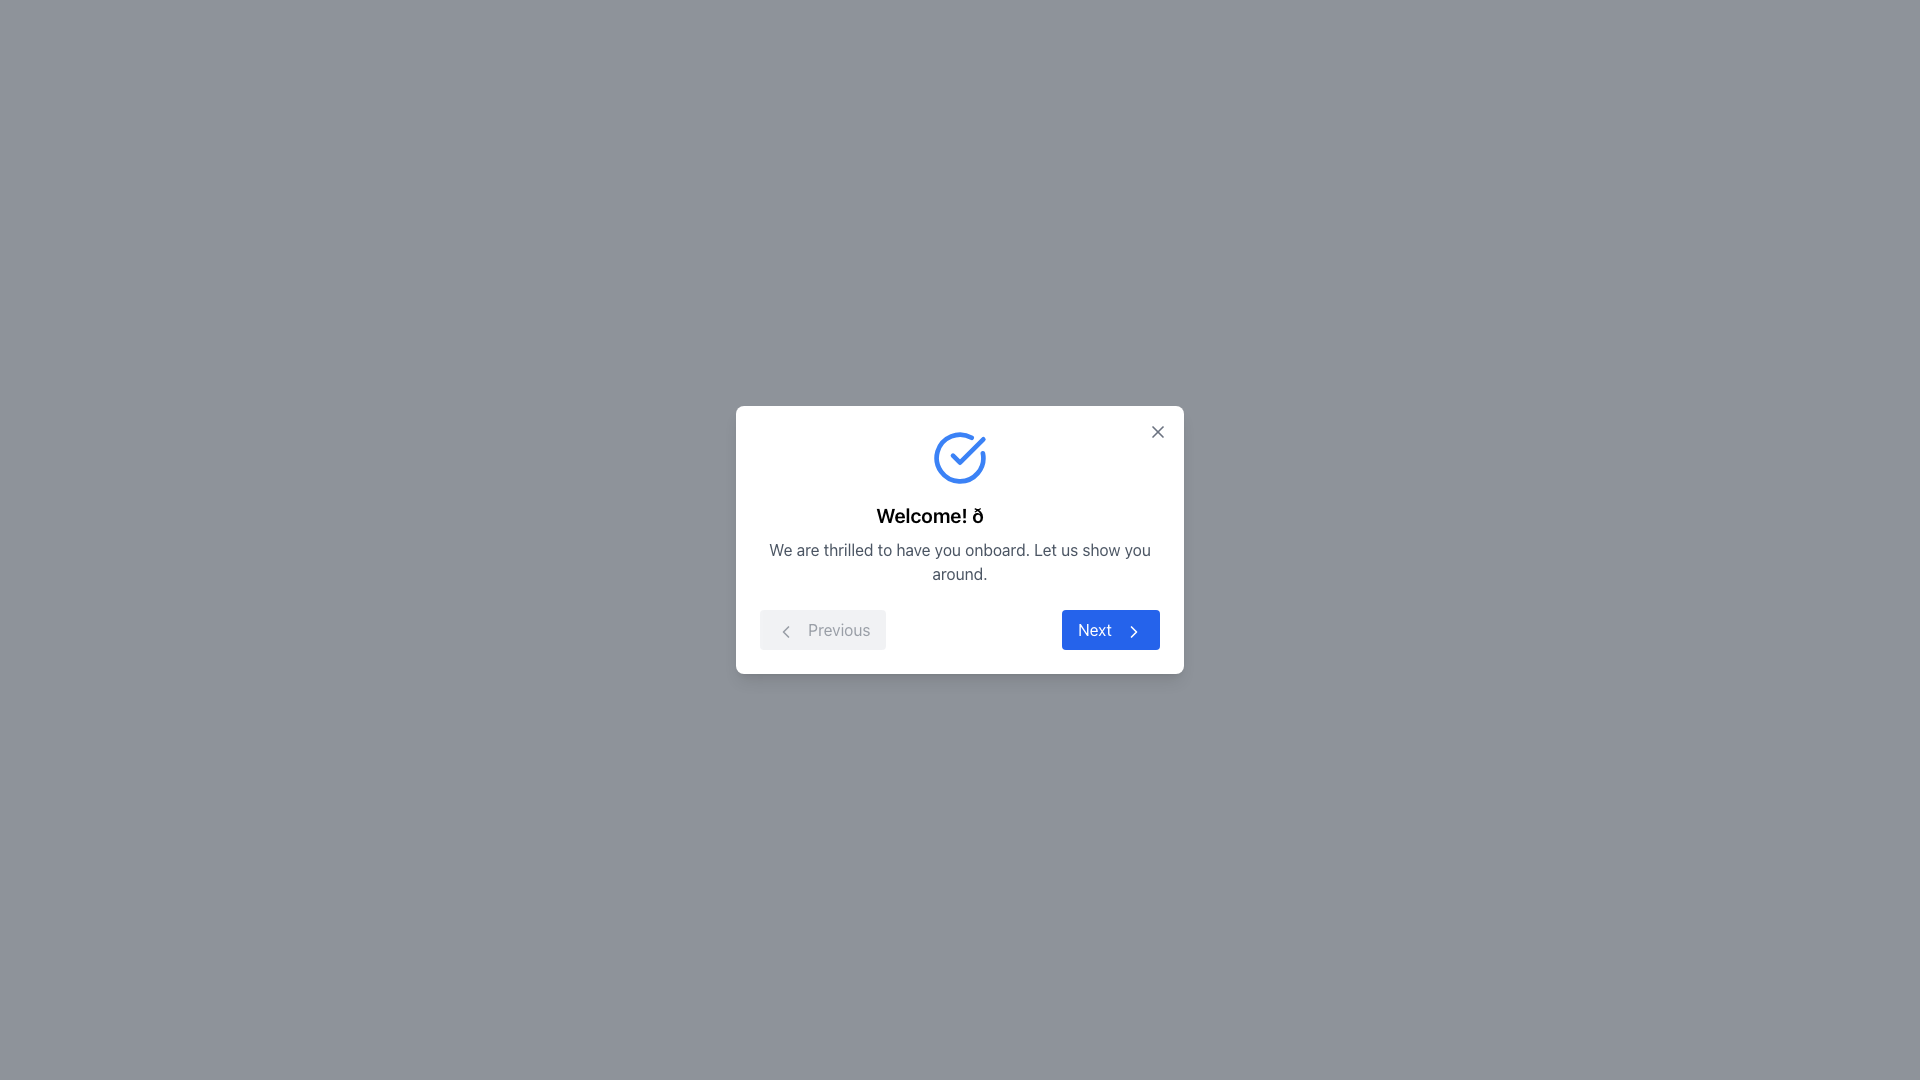  I want to click on the chevron icon located at the left side of the 'Previous' button in the dialog box, so click(785, 631).